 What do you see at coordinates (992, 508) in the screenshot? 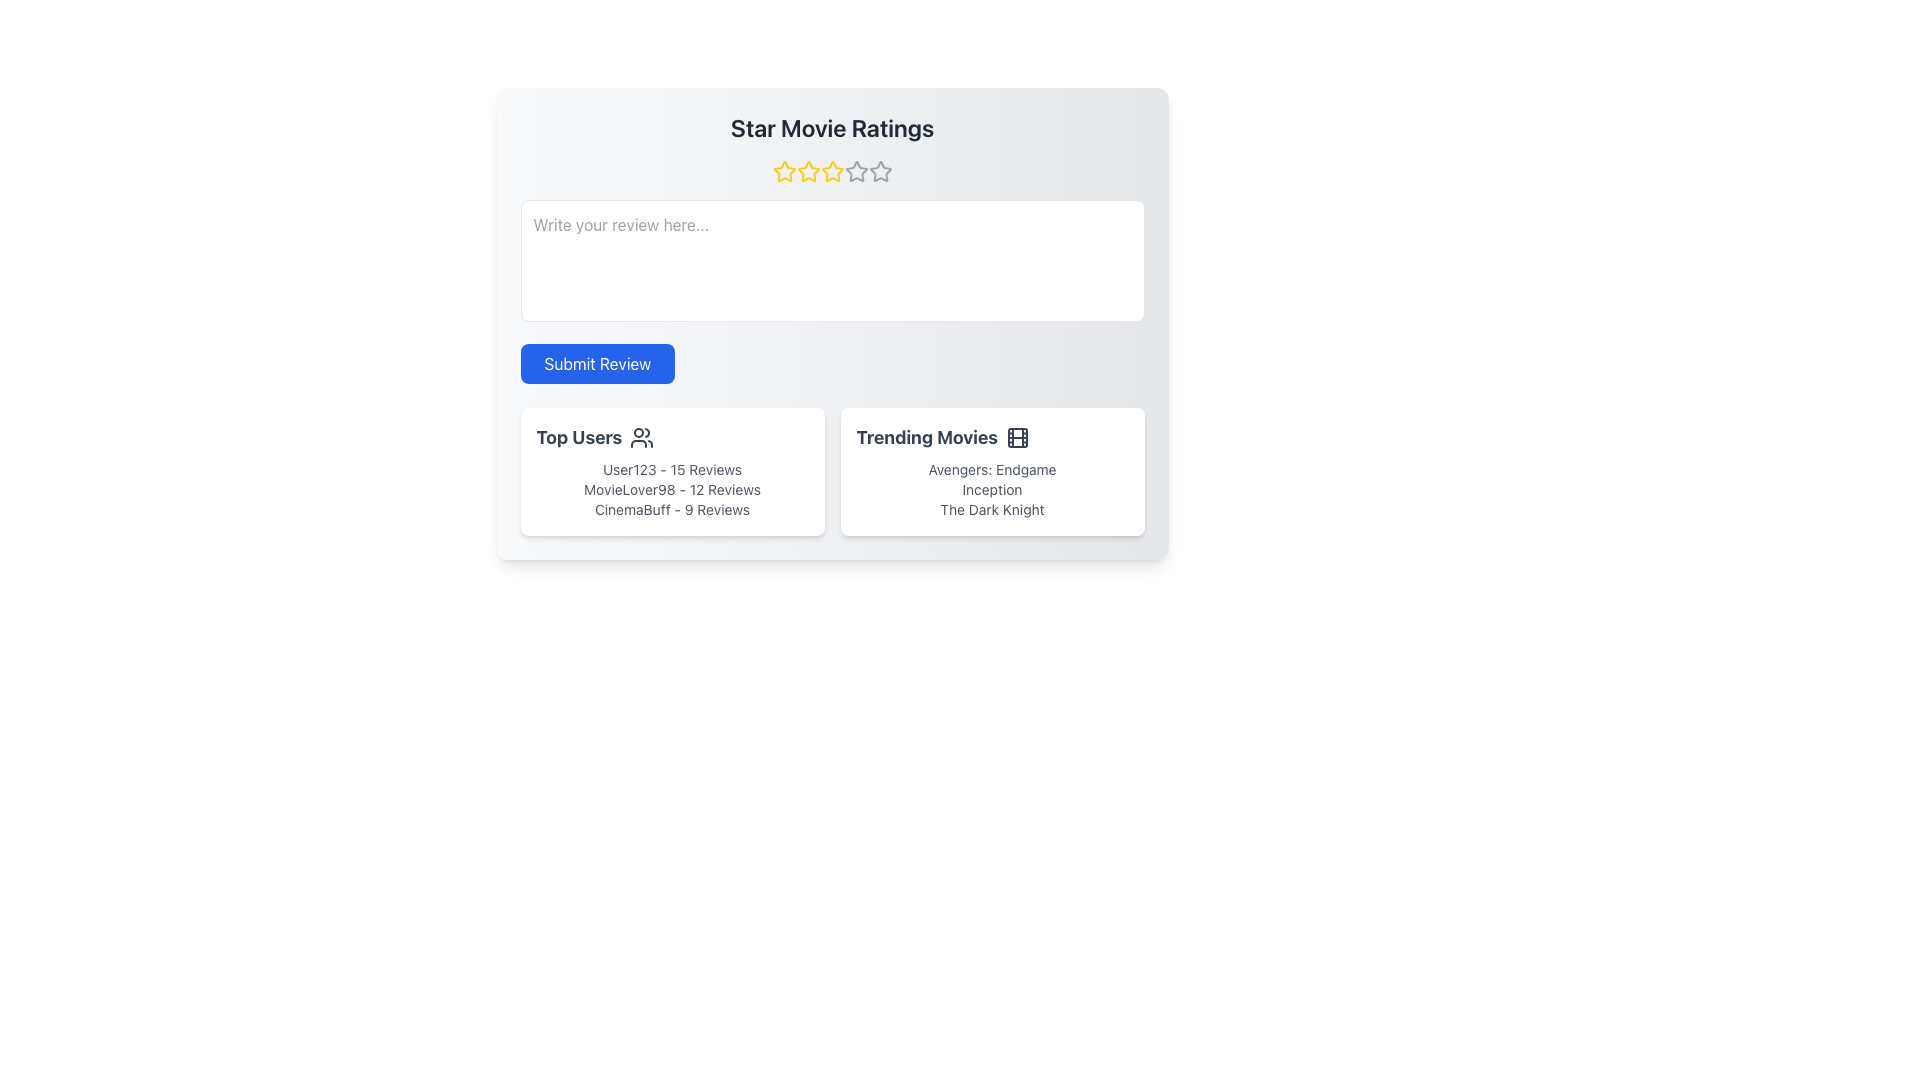
I see `the static text element displaying 'The Dark Knight' in gray font, located in the 'Trending Movies' section as the last entry in the list` at bounding box center [992, 508].